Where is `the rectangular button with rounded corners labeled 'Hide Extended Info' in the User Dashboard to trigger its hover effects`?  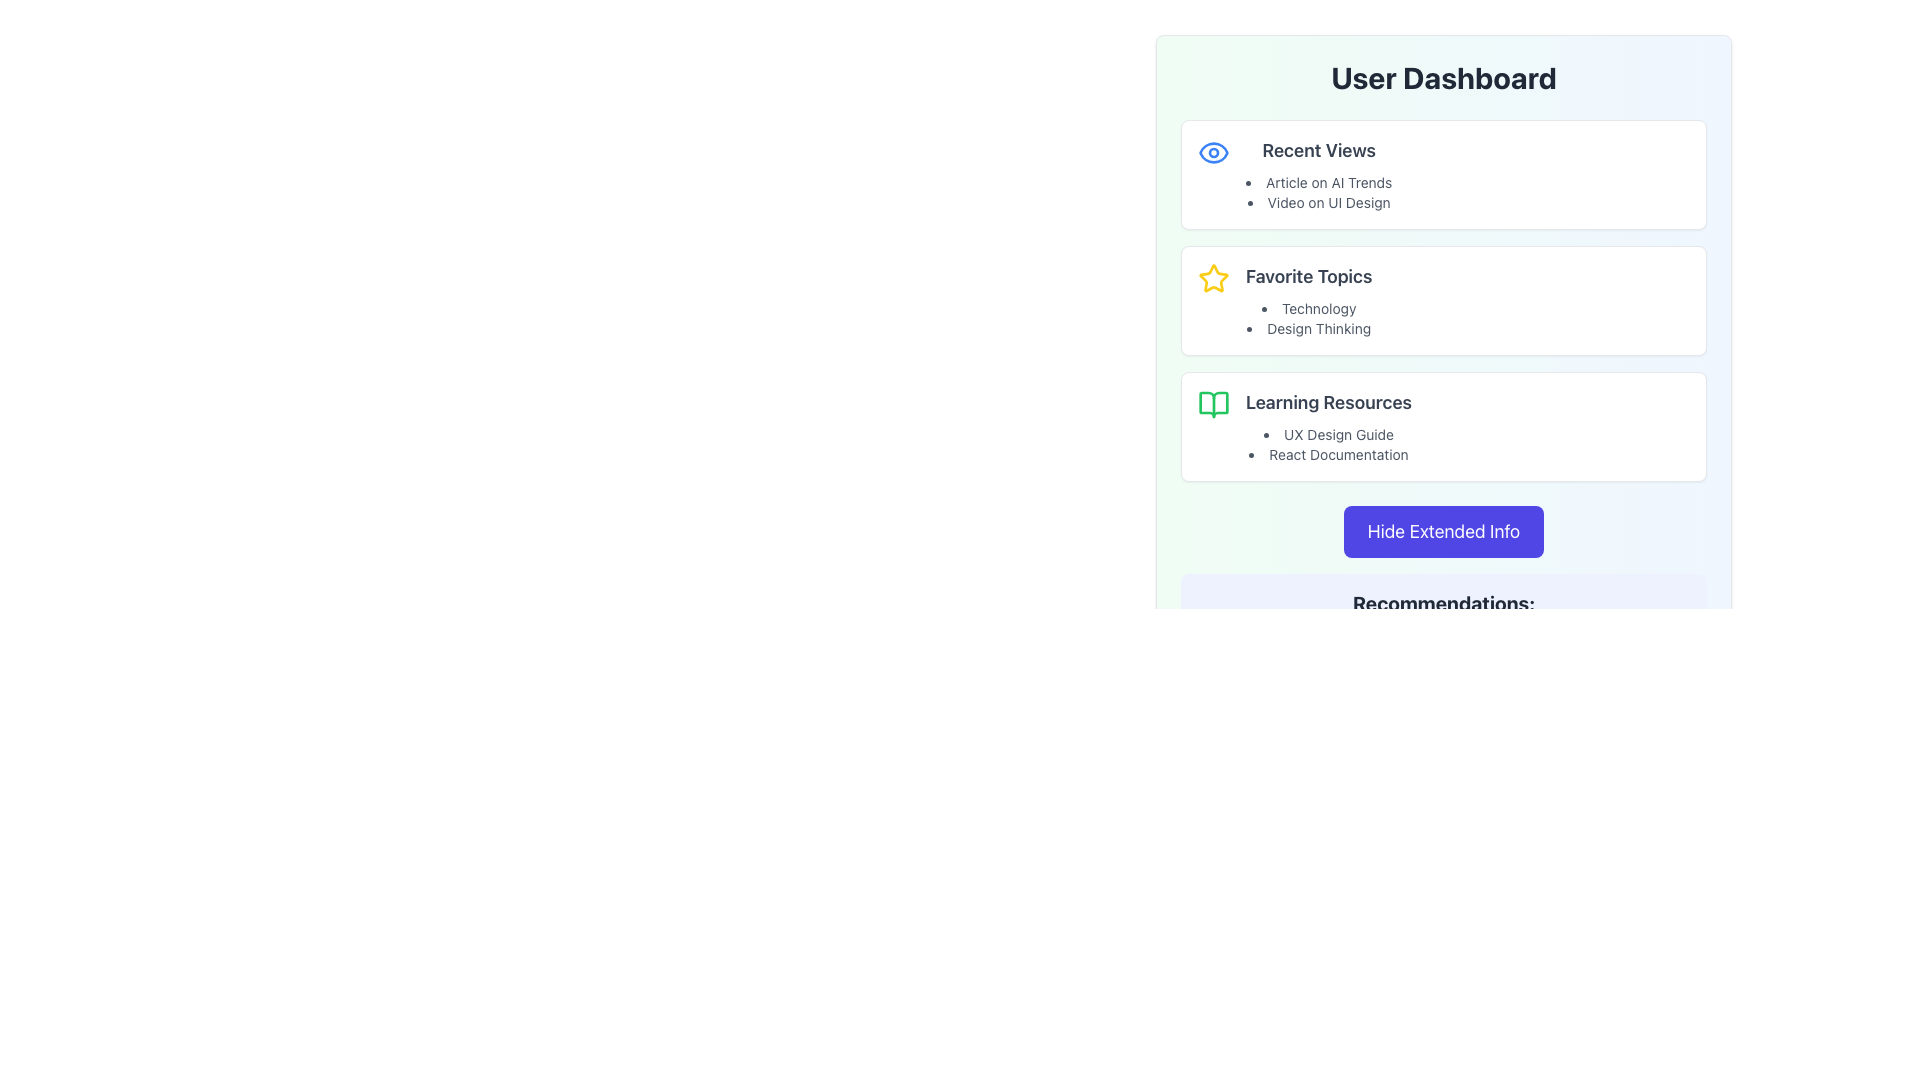
the rectangular button with rounded corners labeled 'Hide Extended Info' in the User Dashboard to trigger its hover effects is located at coordinates (1444, 531).